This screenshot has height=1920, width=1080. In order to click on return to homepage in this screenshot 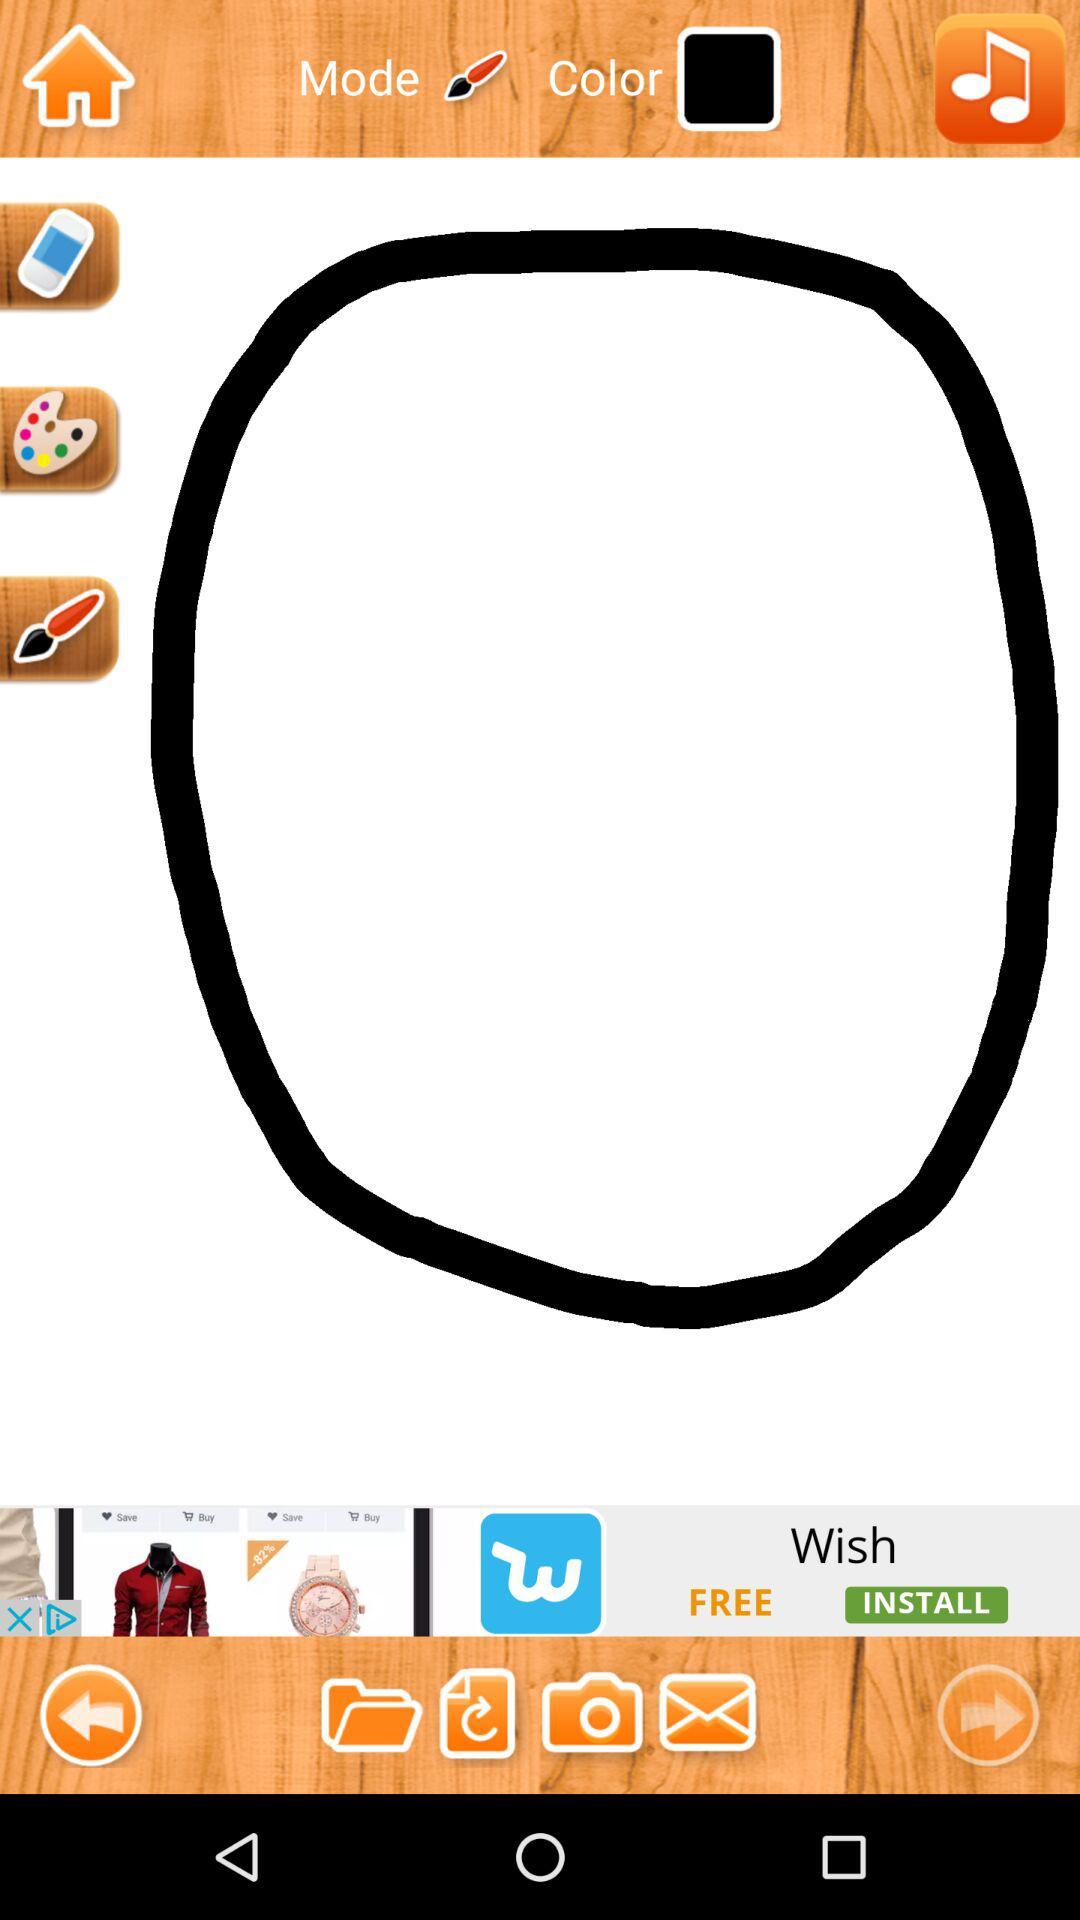, I will do `click(78, 78)`.